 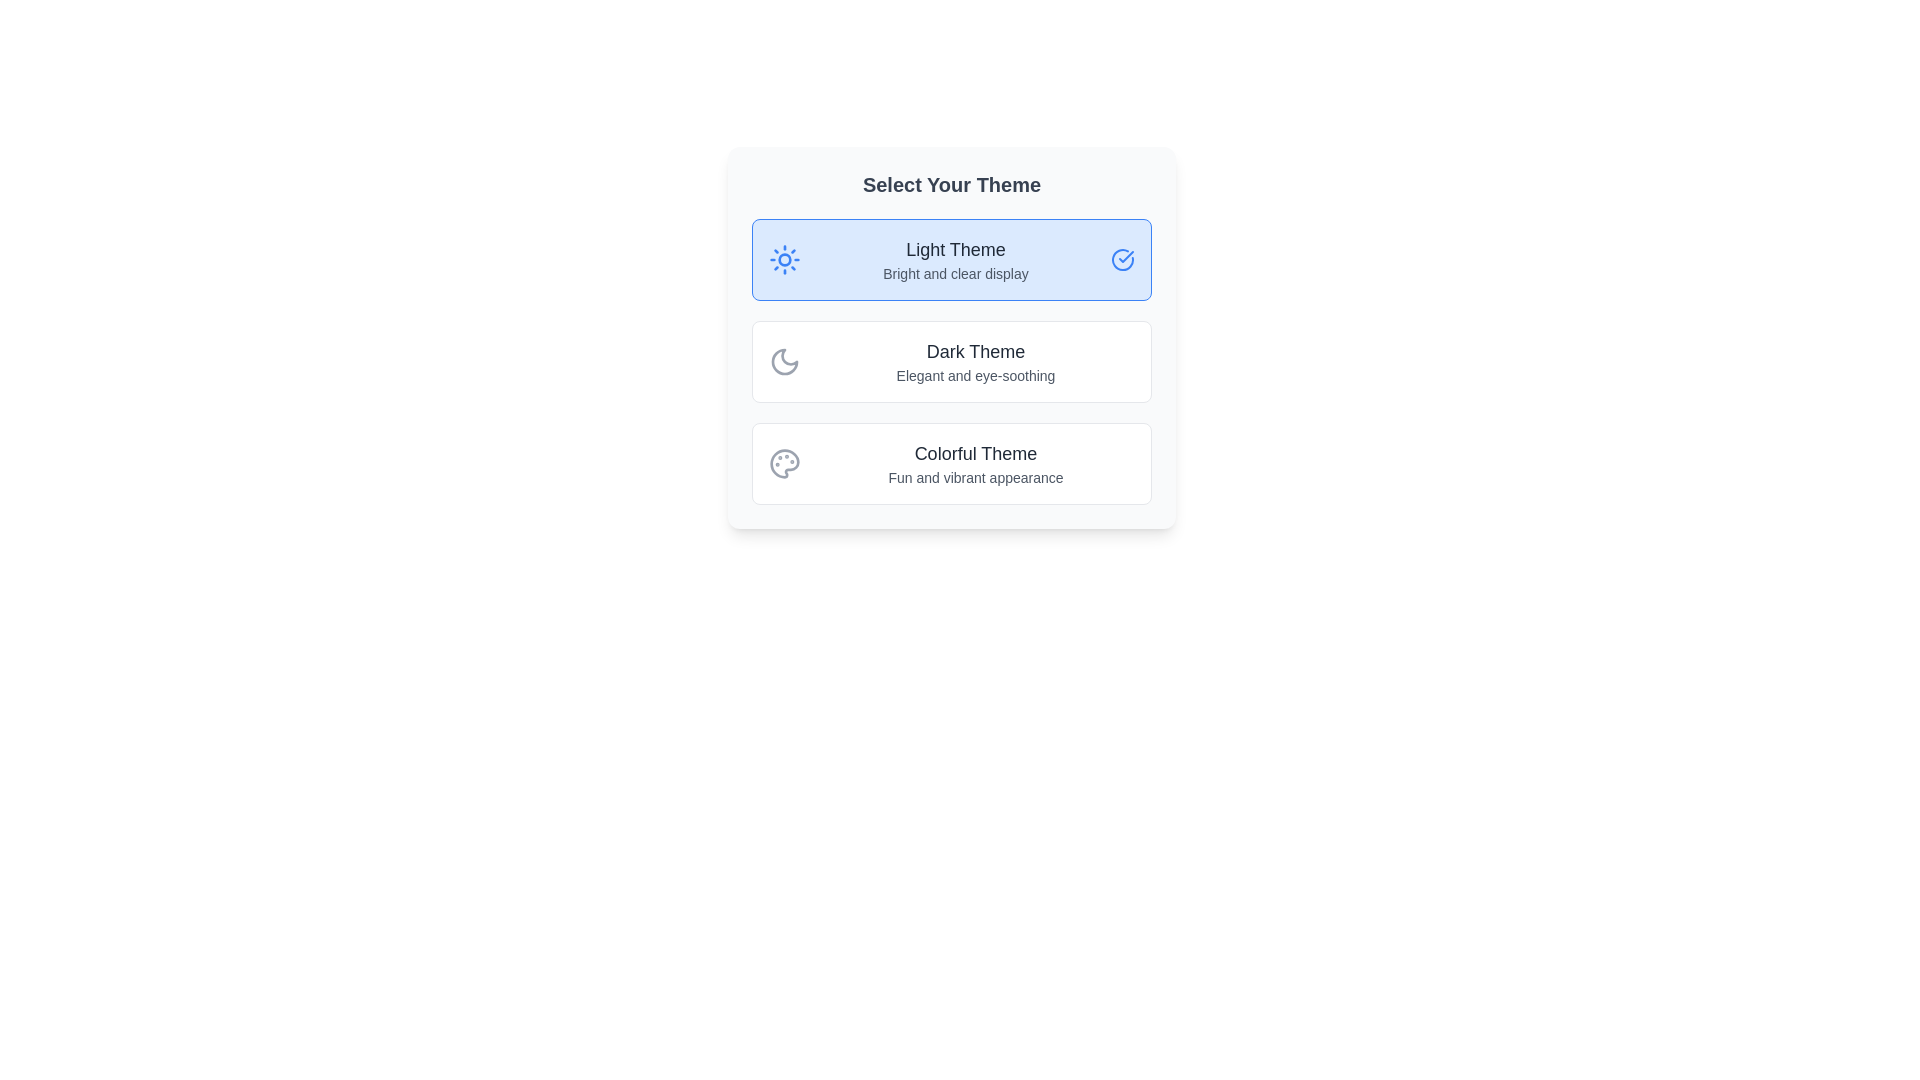 I want to click on textual content of the theme option titled 'Light Theme' with the description 'Bright and clear display', which is the first option in the list of theme options, so click(x=954, y=258).